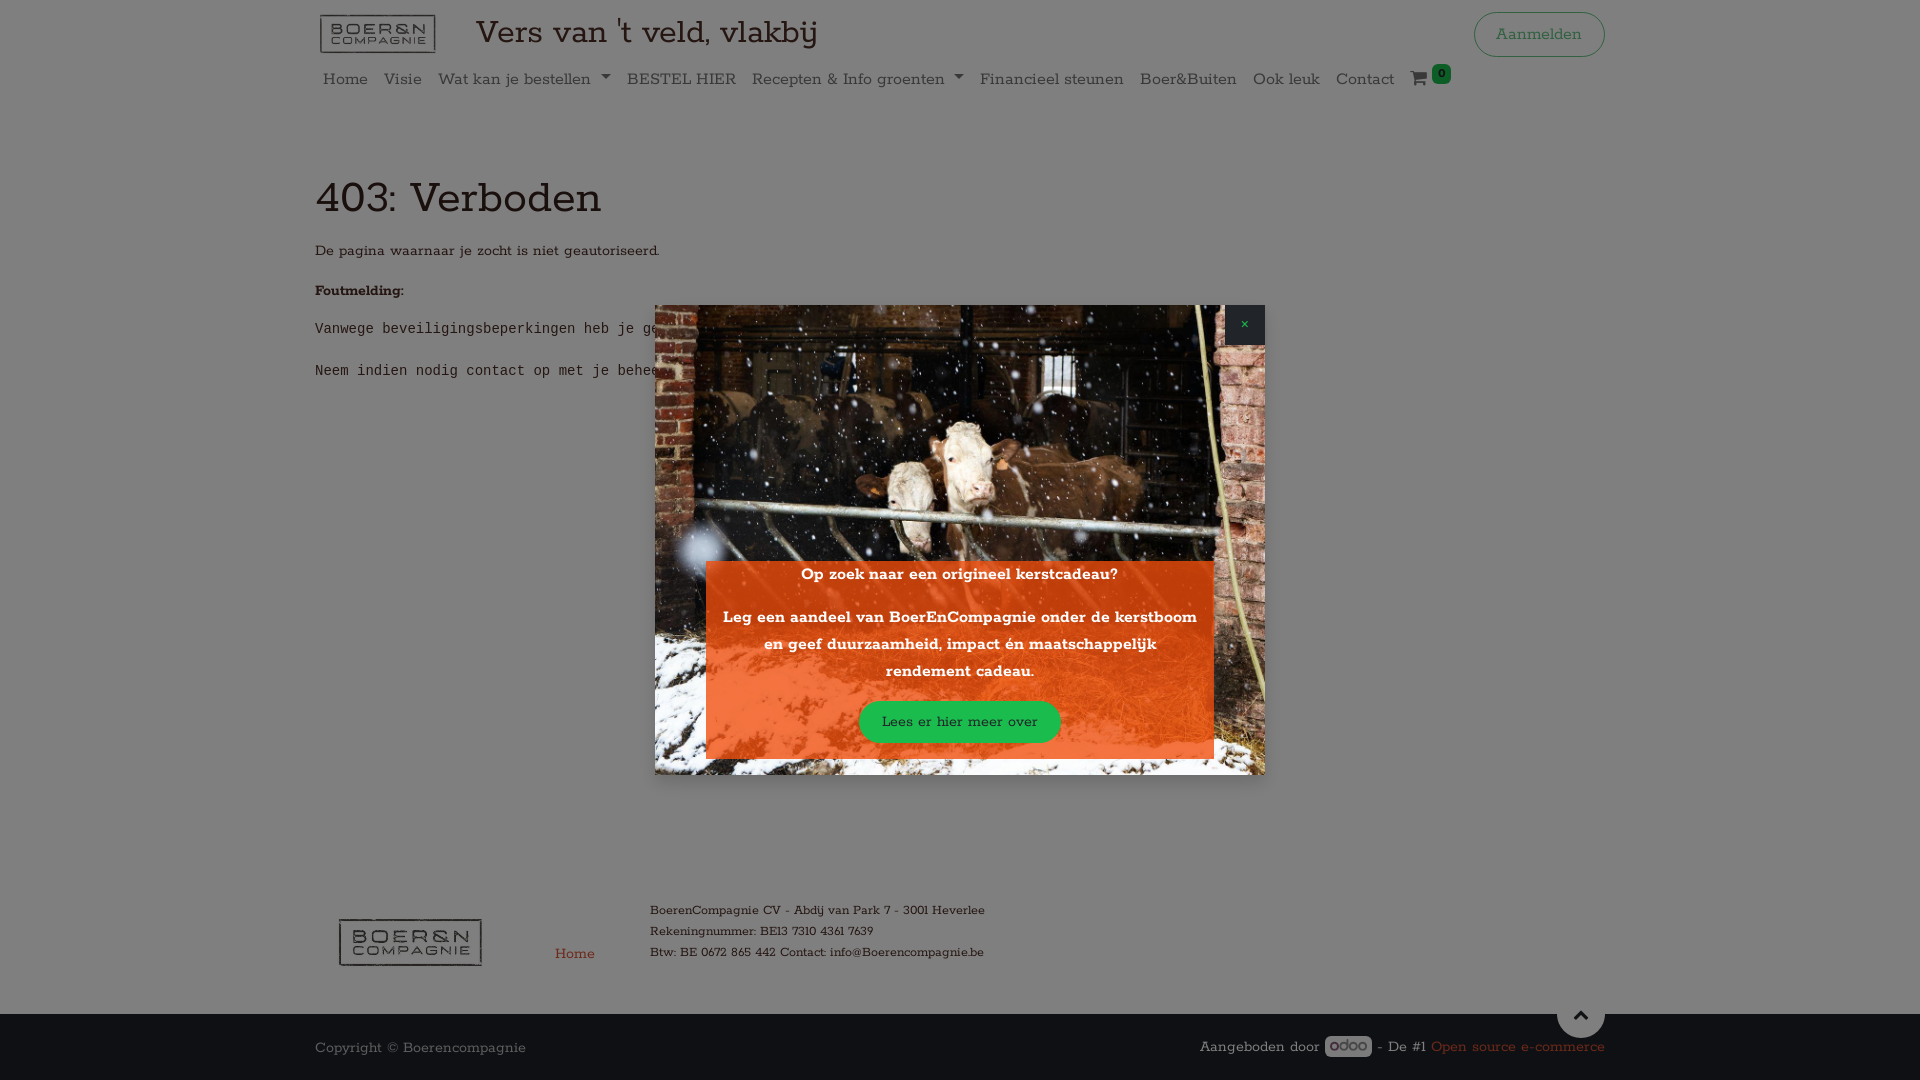 The image size is (1920, 1080). What do you see at coordinates (524, 78) in the screenshot?
I see `'Wat kan je bestellen'` at bounding box center [524, 78].